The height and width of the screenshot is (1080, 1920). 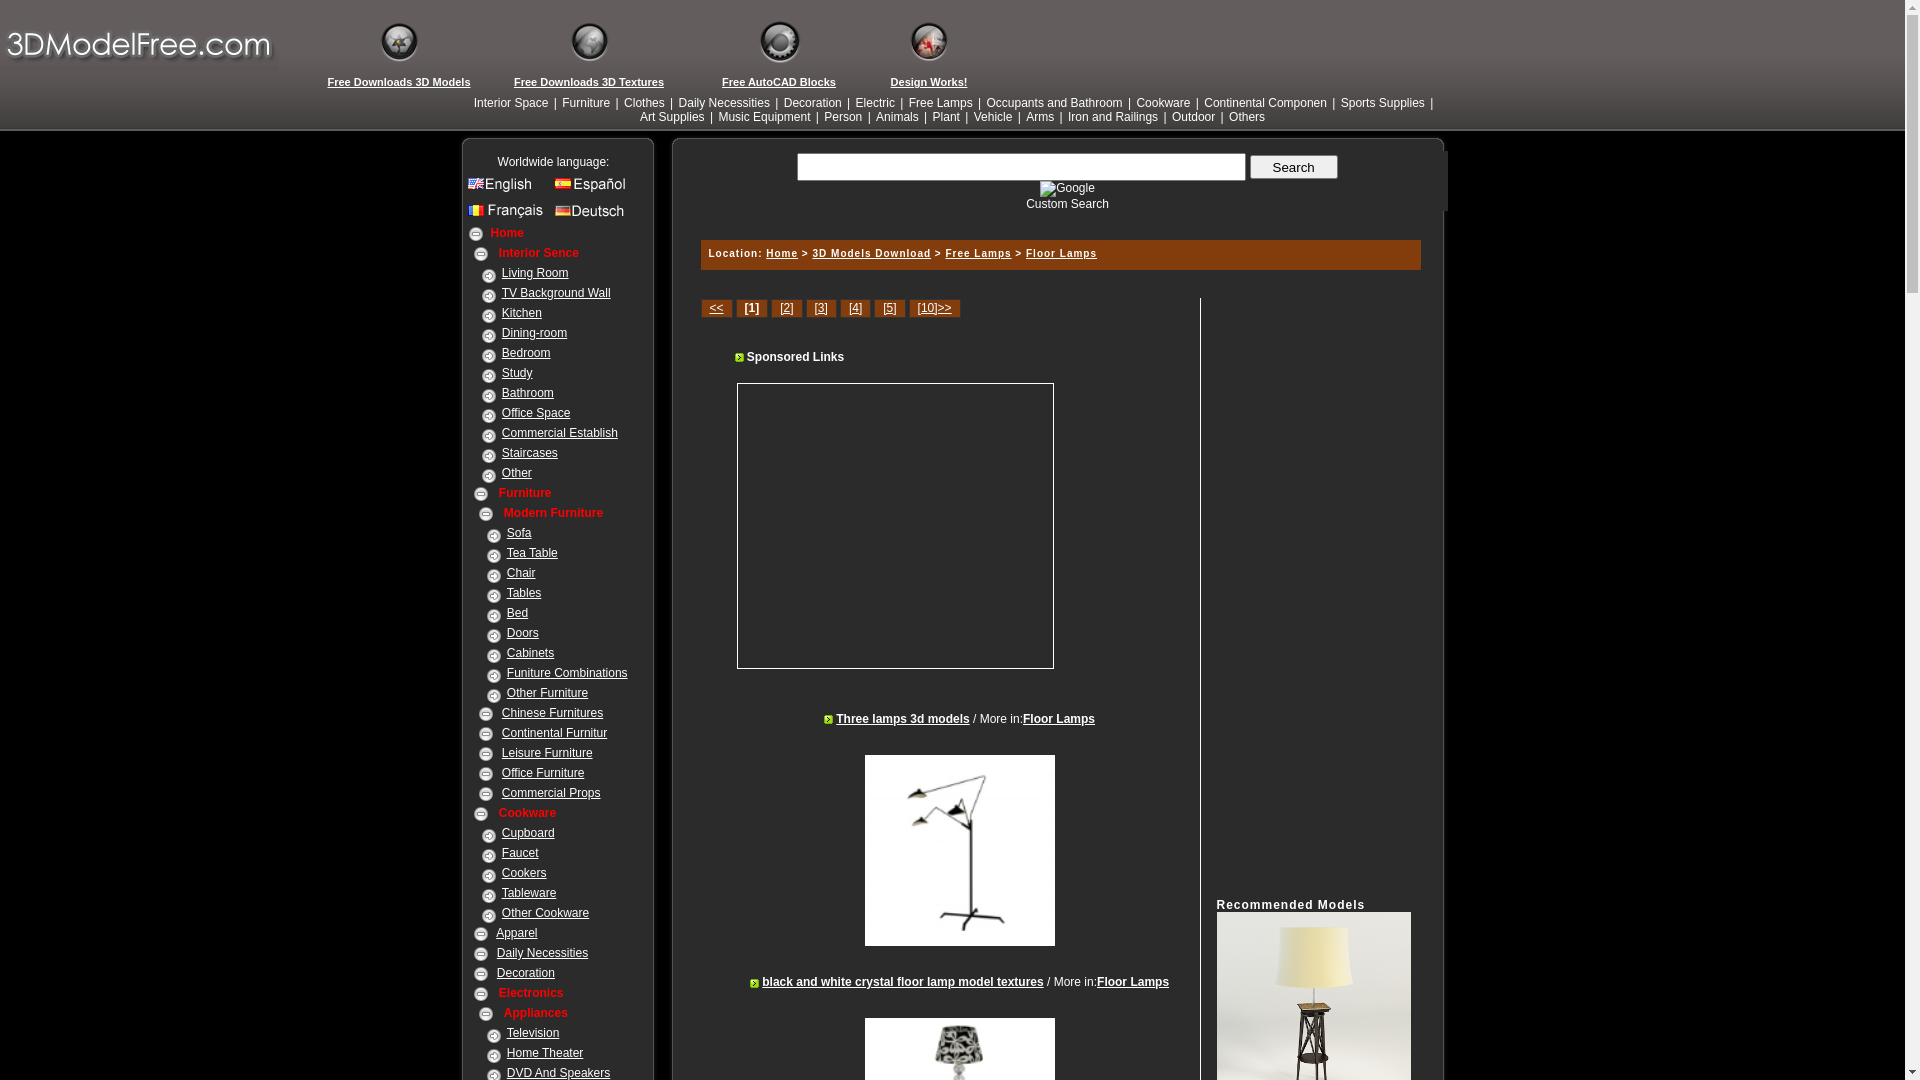 What do you see at coordinates (637, 116) in the screenshot?
I see `'Art Supplies'` at bounding box center [637, 116].